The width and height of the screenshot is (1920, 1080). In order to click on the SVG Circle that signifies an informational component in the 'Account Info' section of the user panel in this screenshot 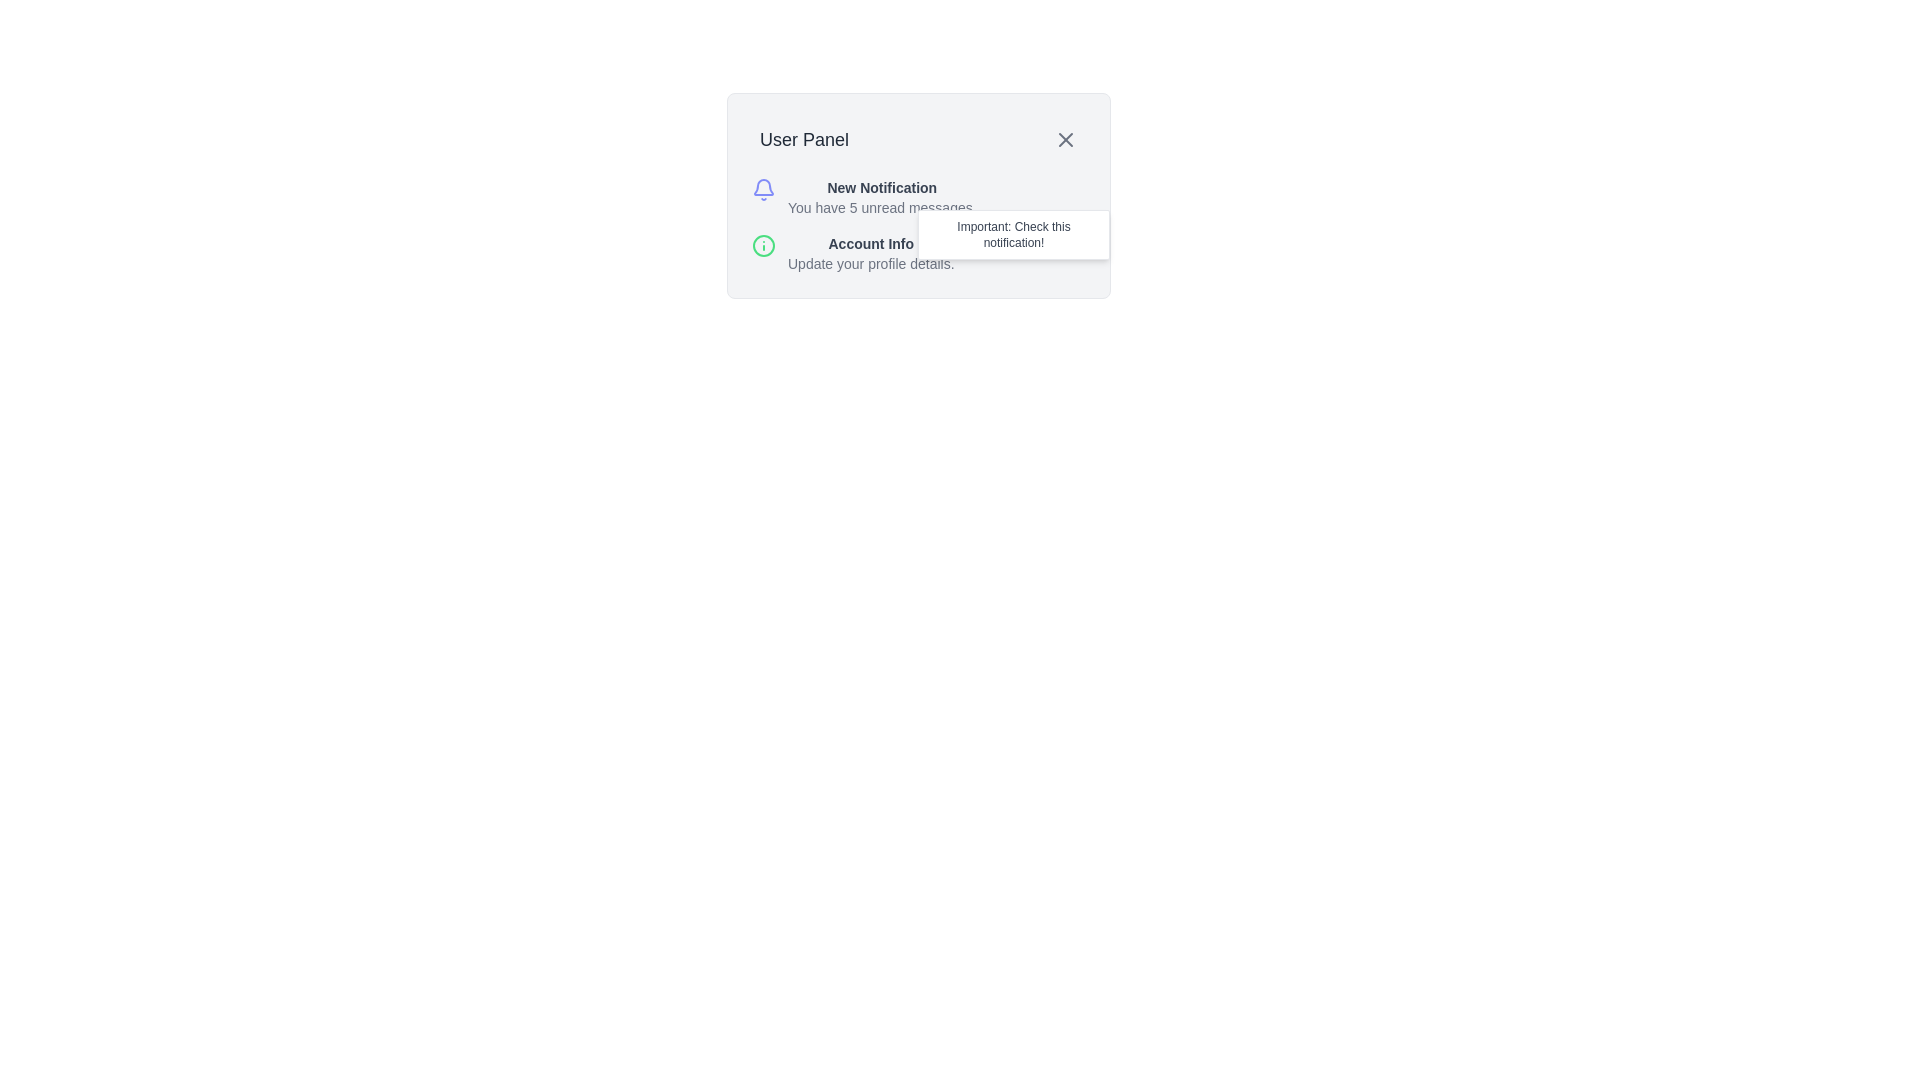, I will do `click(762, 245)`.